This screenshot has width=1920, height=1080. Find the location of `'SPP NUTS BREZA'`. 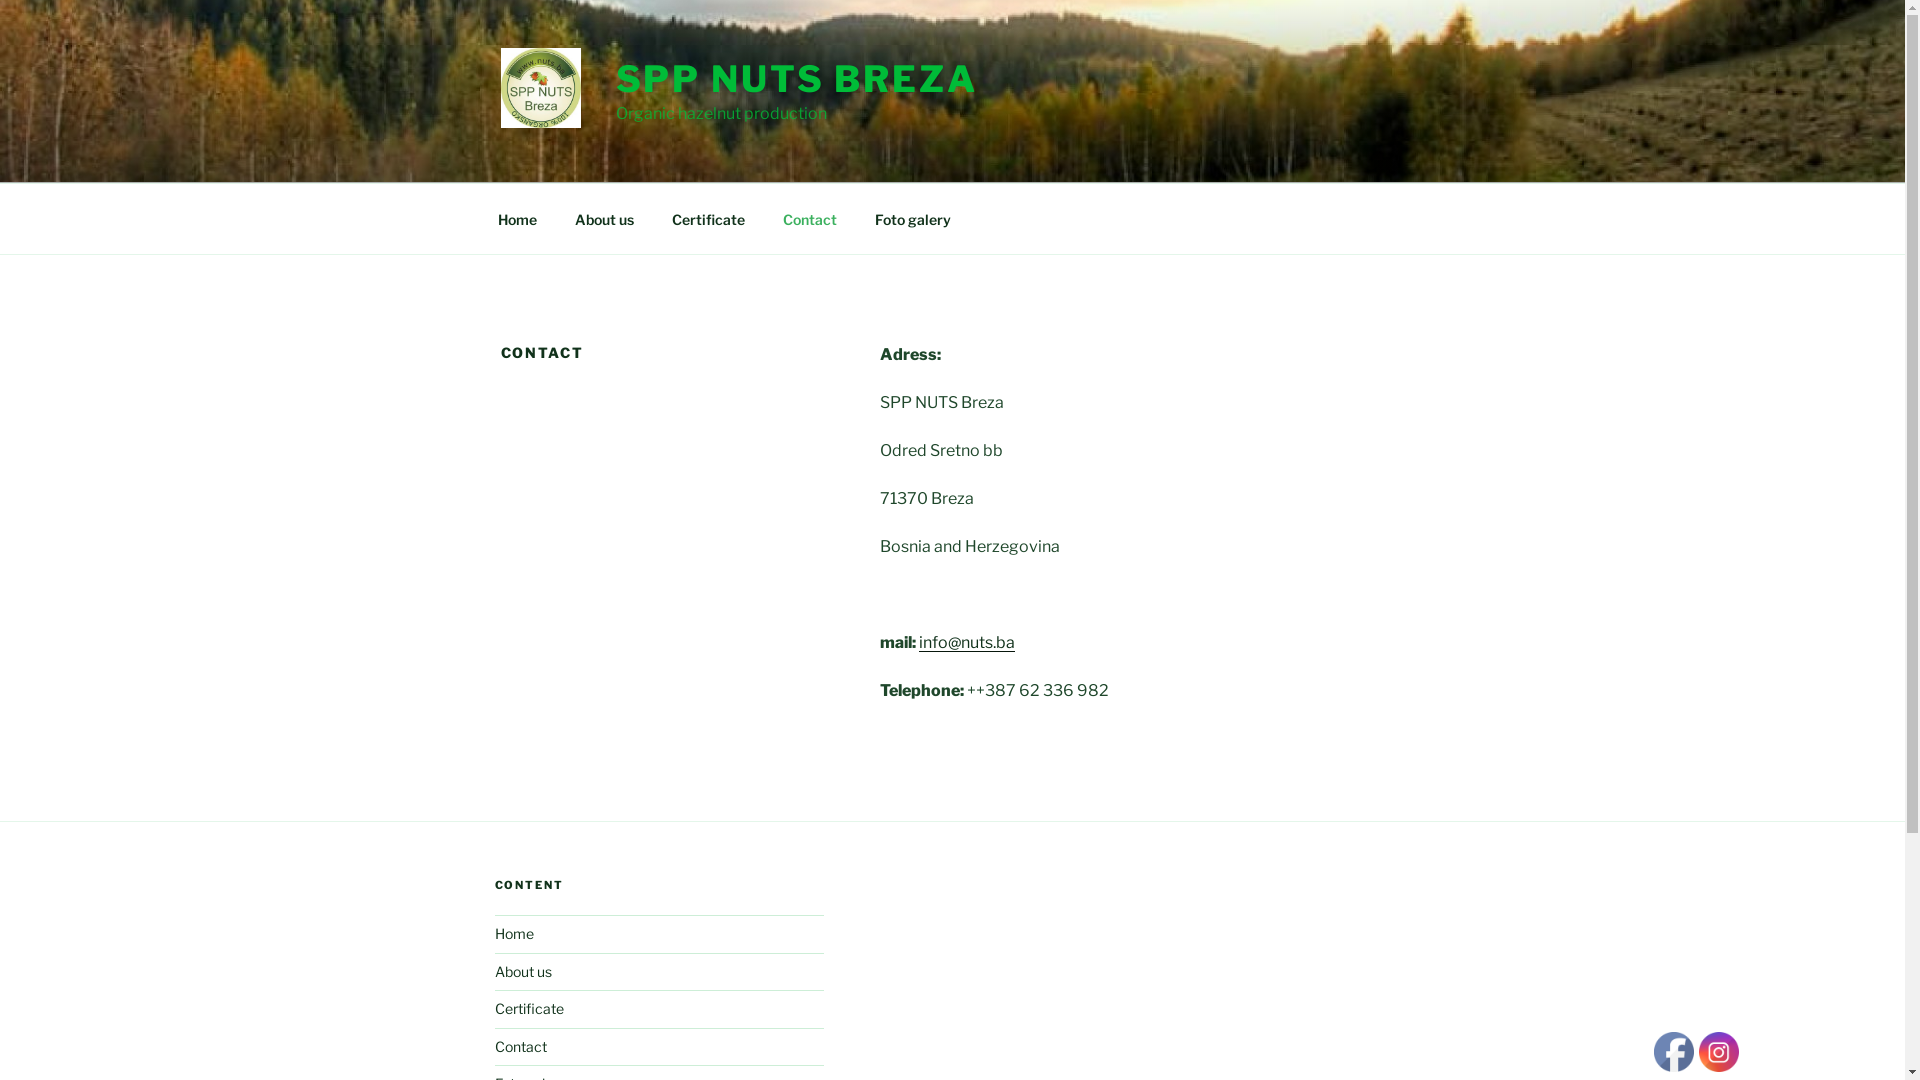

'SPP NUTS BREZA' is located at coordinates (795, 77).